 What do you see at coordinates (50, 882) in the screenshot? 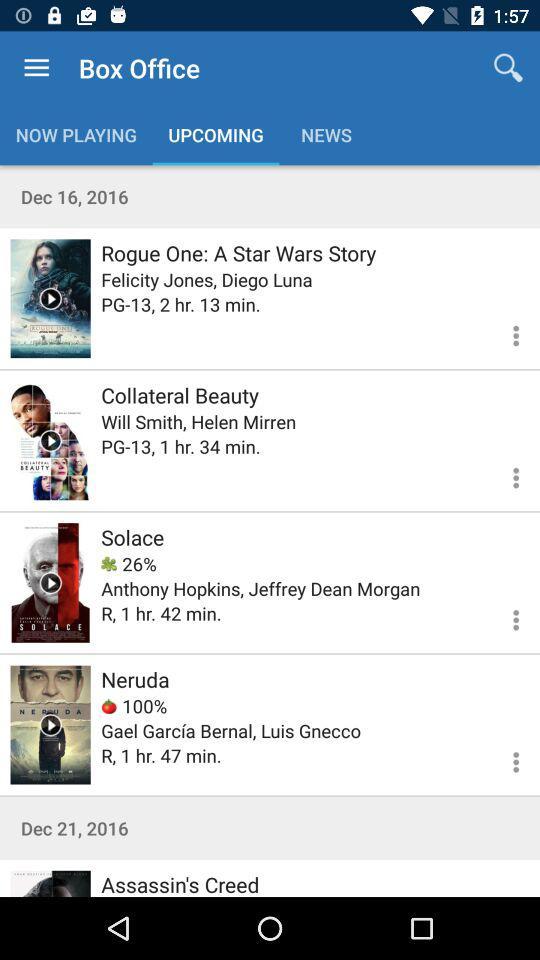
I see `movie page` at bounding box center [50, 882].